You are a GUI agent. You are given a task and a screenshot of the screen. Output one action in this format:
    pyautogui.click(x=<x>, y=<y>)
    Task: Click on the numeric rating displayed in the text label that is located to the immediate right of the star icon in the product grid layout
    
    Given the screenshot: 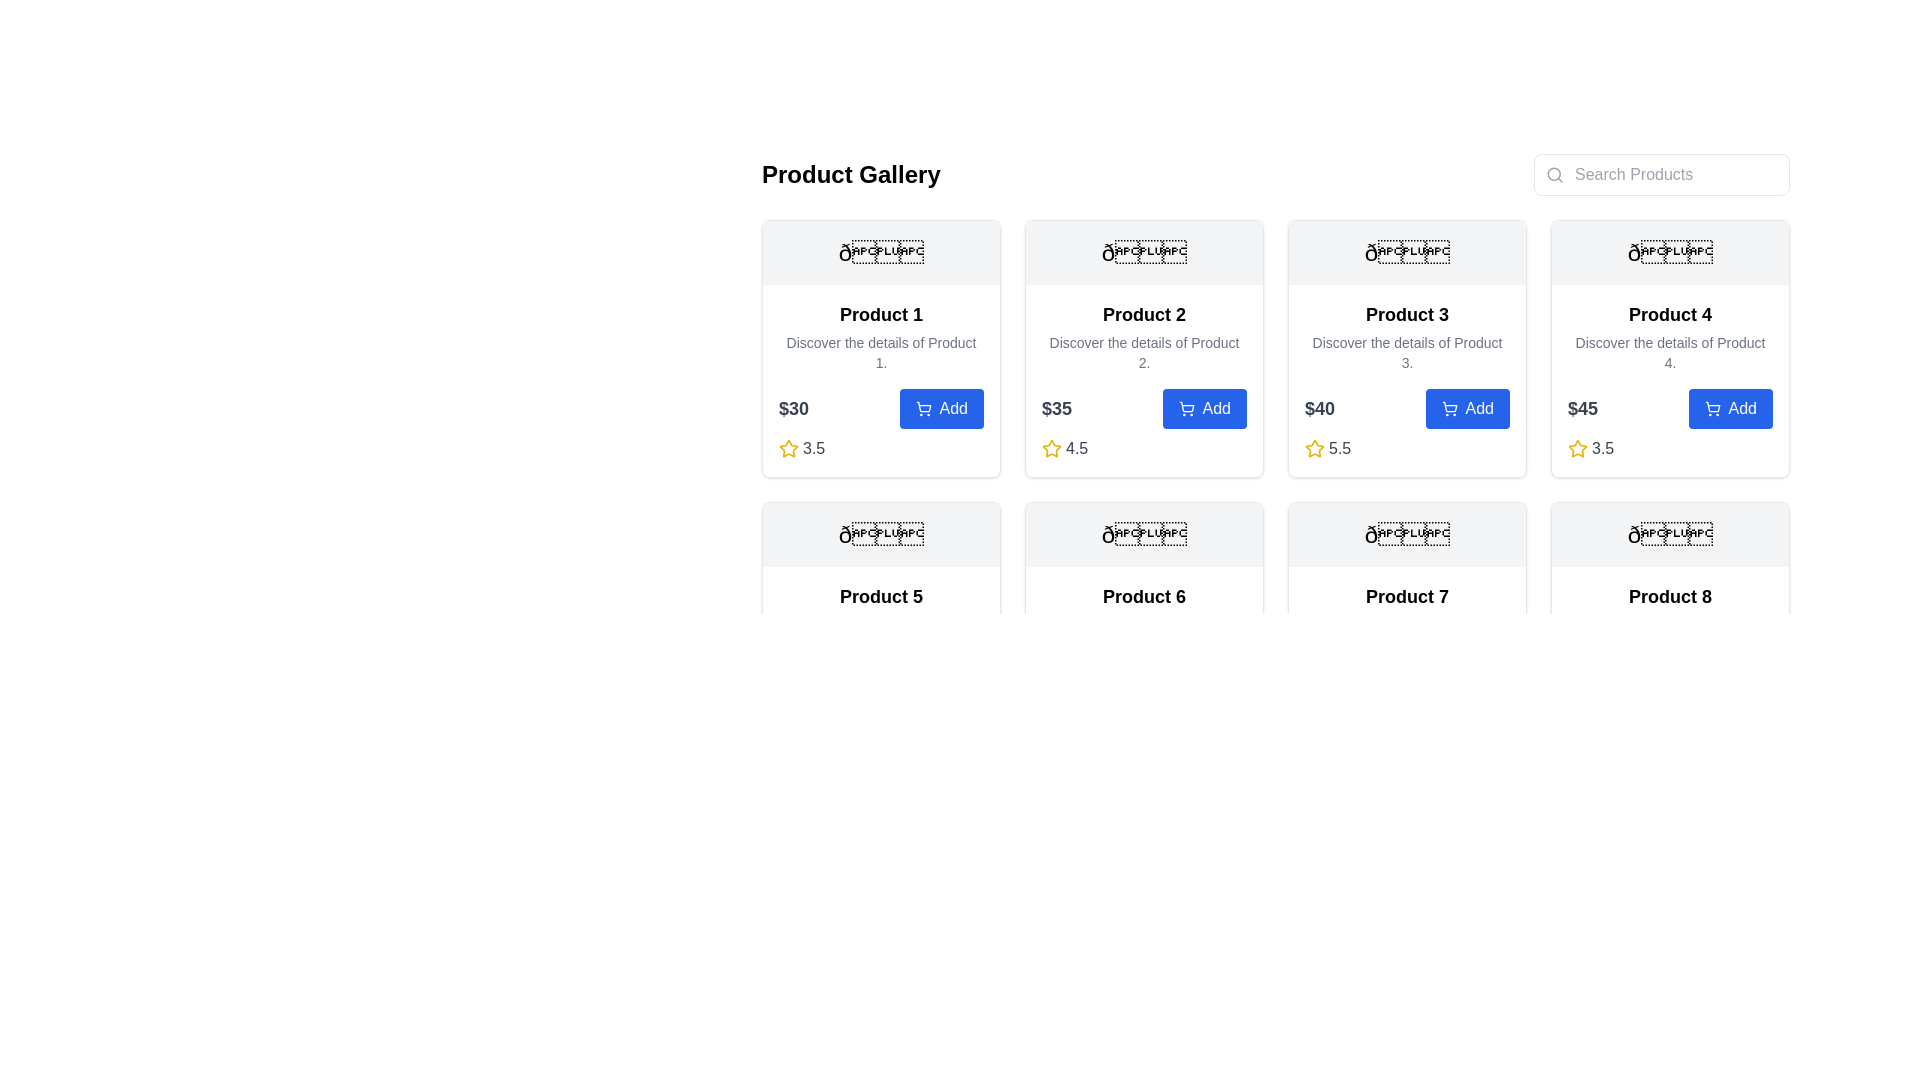 What is the action you would take?
    pyautogui.click(x=1340, y=447)
    